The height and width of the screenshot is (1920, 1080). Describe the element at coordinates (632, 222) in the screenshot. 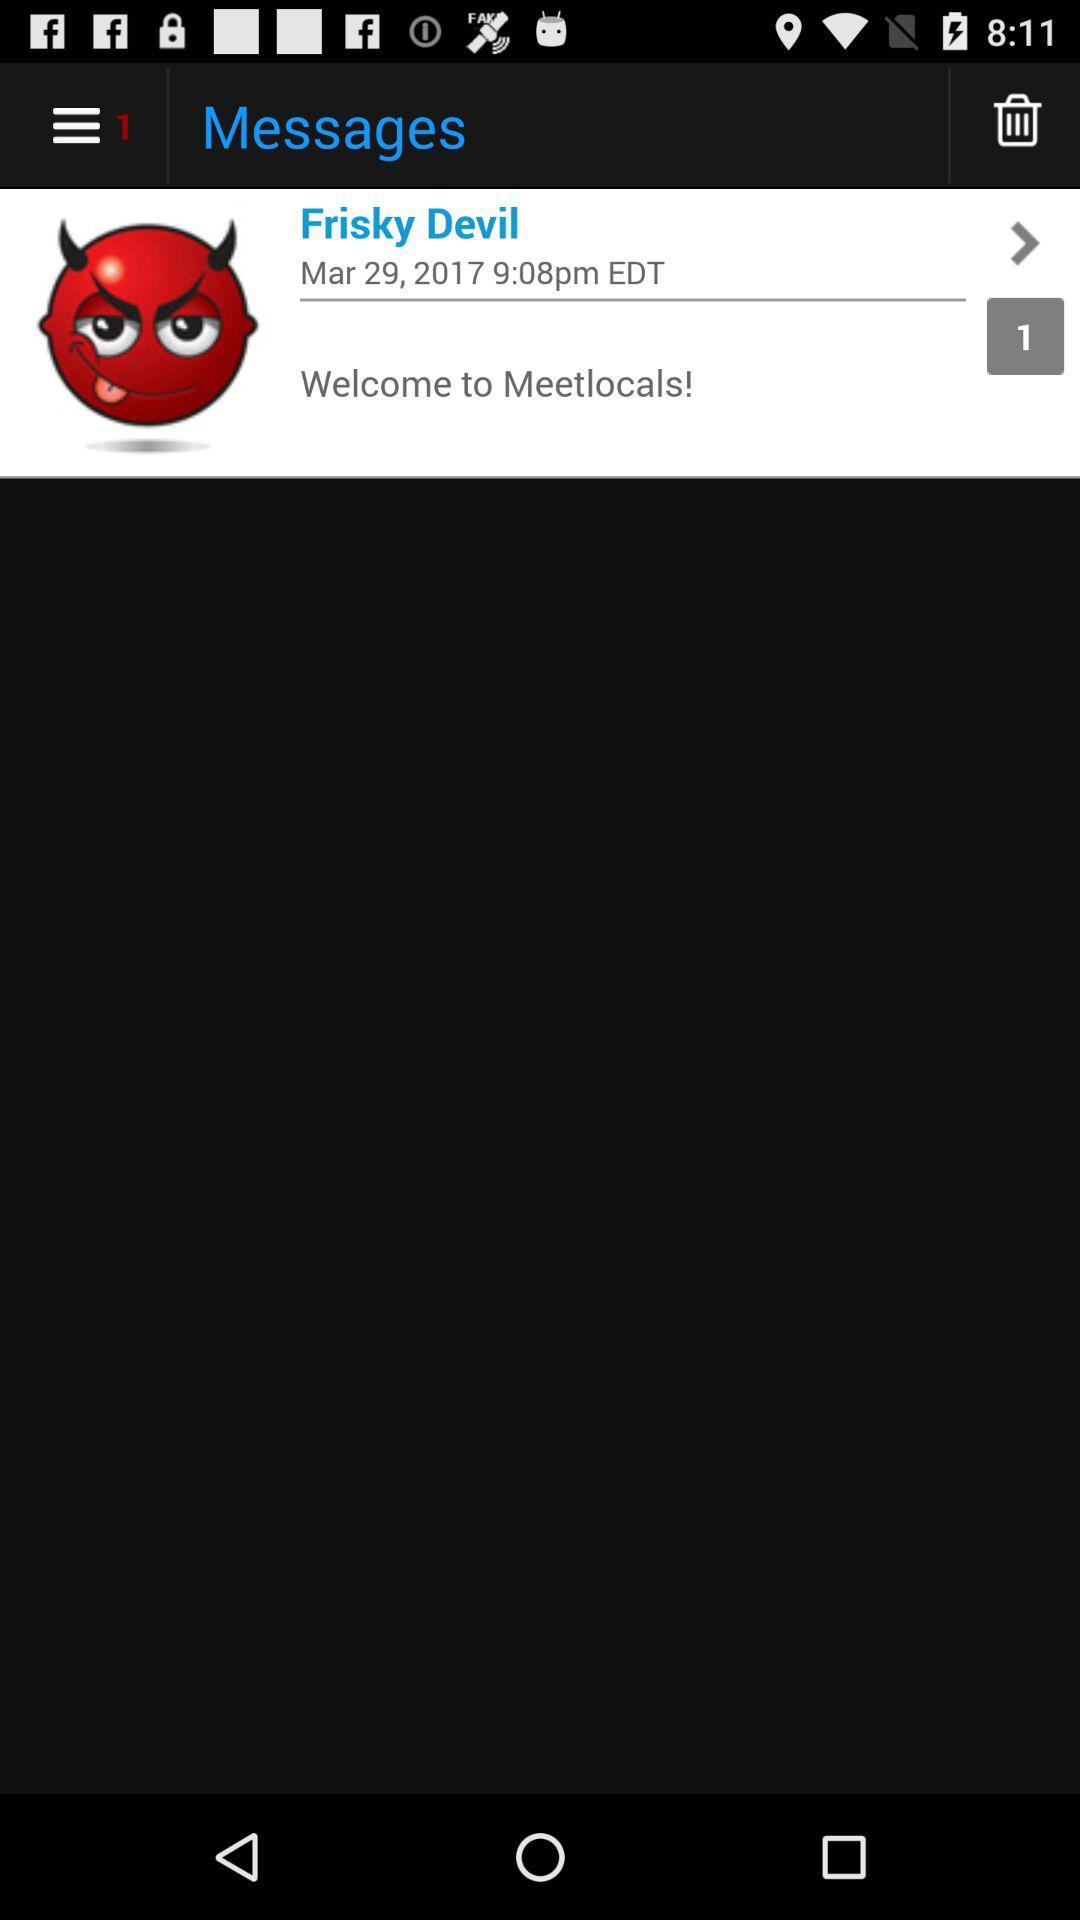

I see `the item above mar 29 2017 item` at that location.